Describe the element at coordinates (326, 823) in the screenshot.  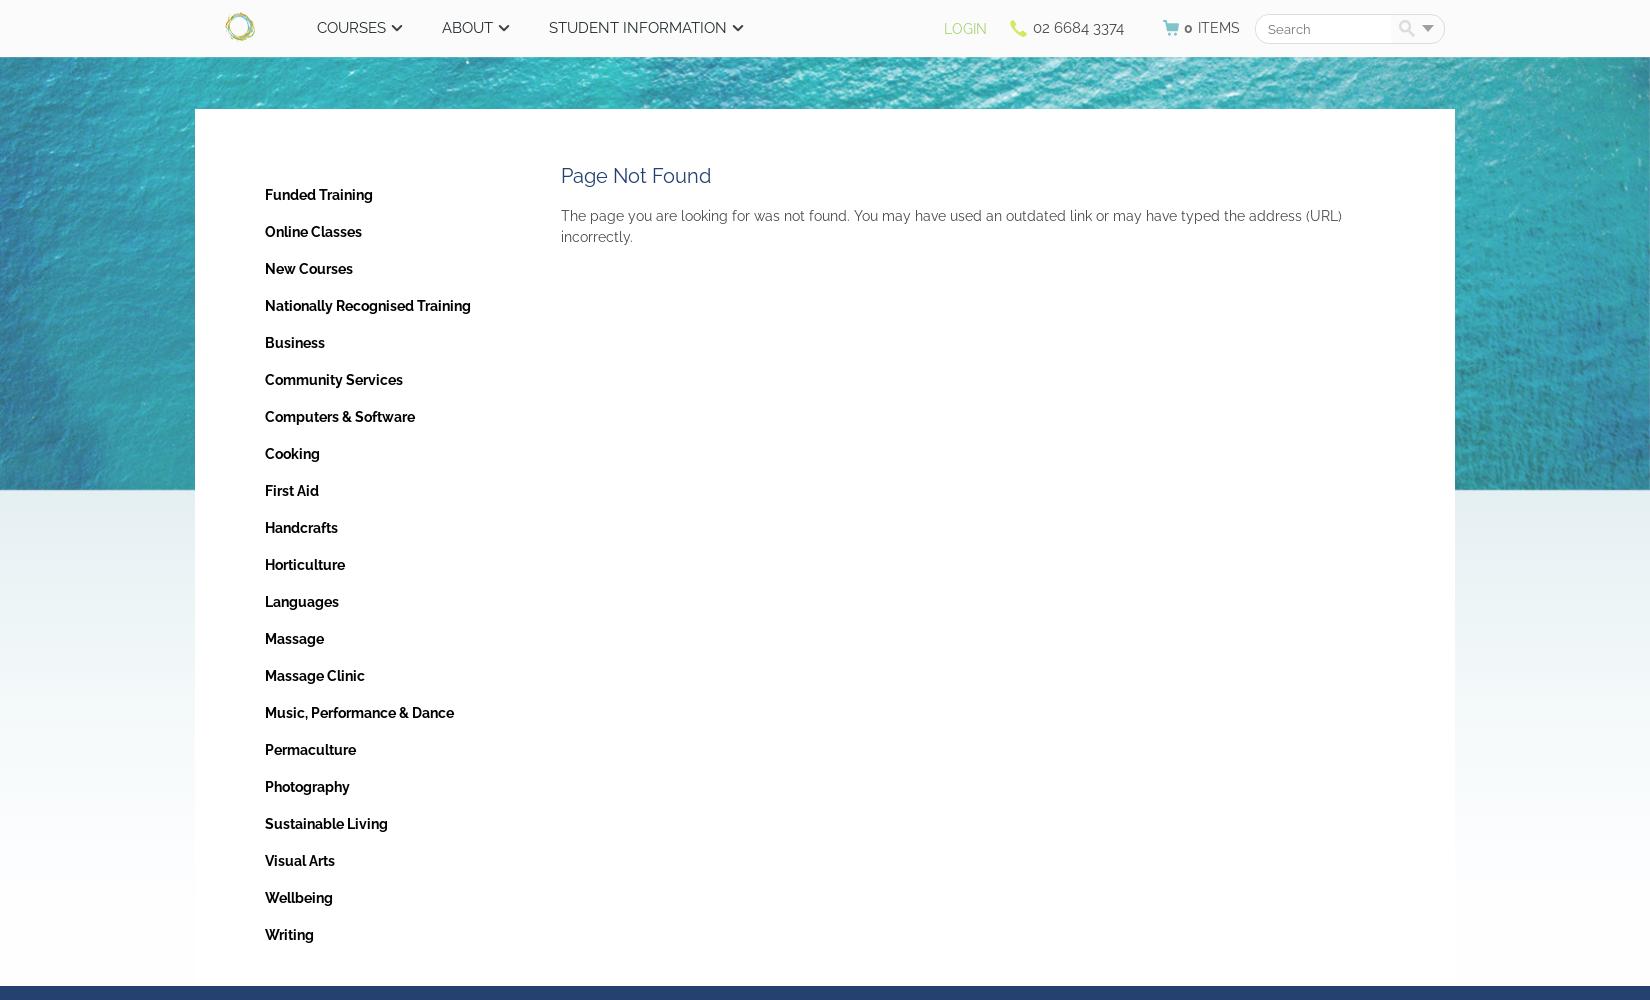
I see `'Sustainable Living'` at that location.